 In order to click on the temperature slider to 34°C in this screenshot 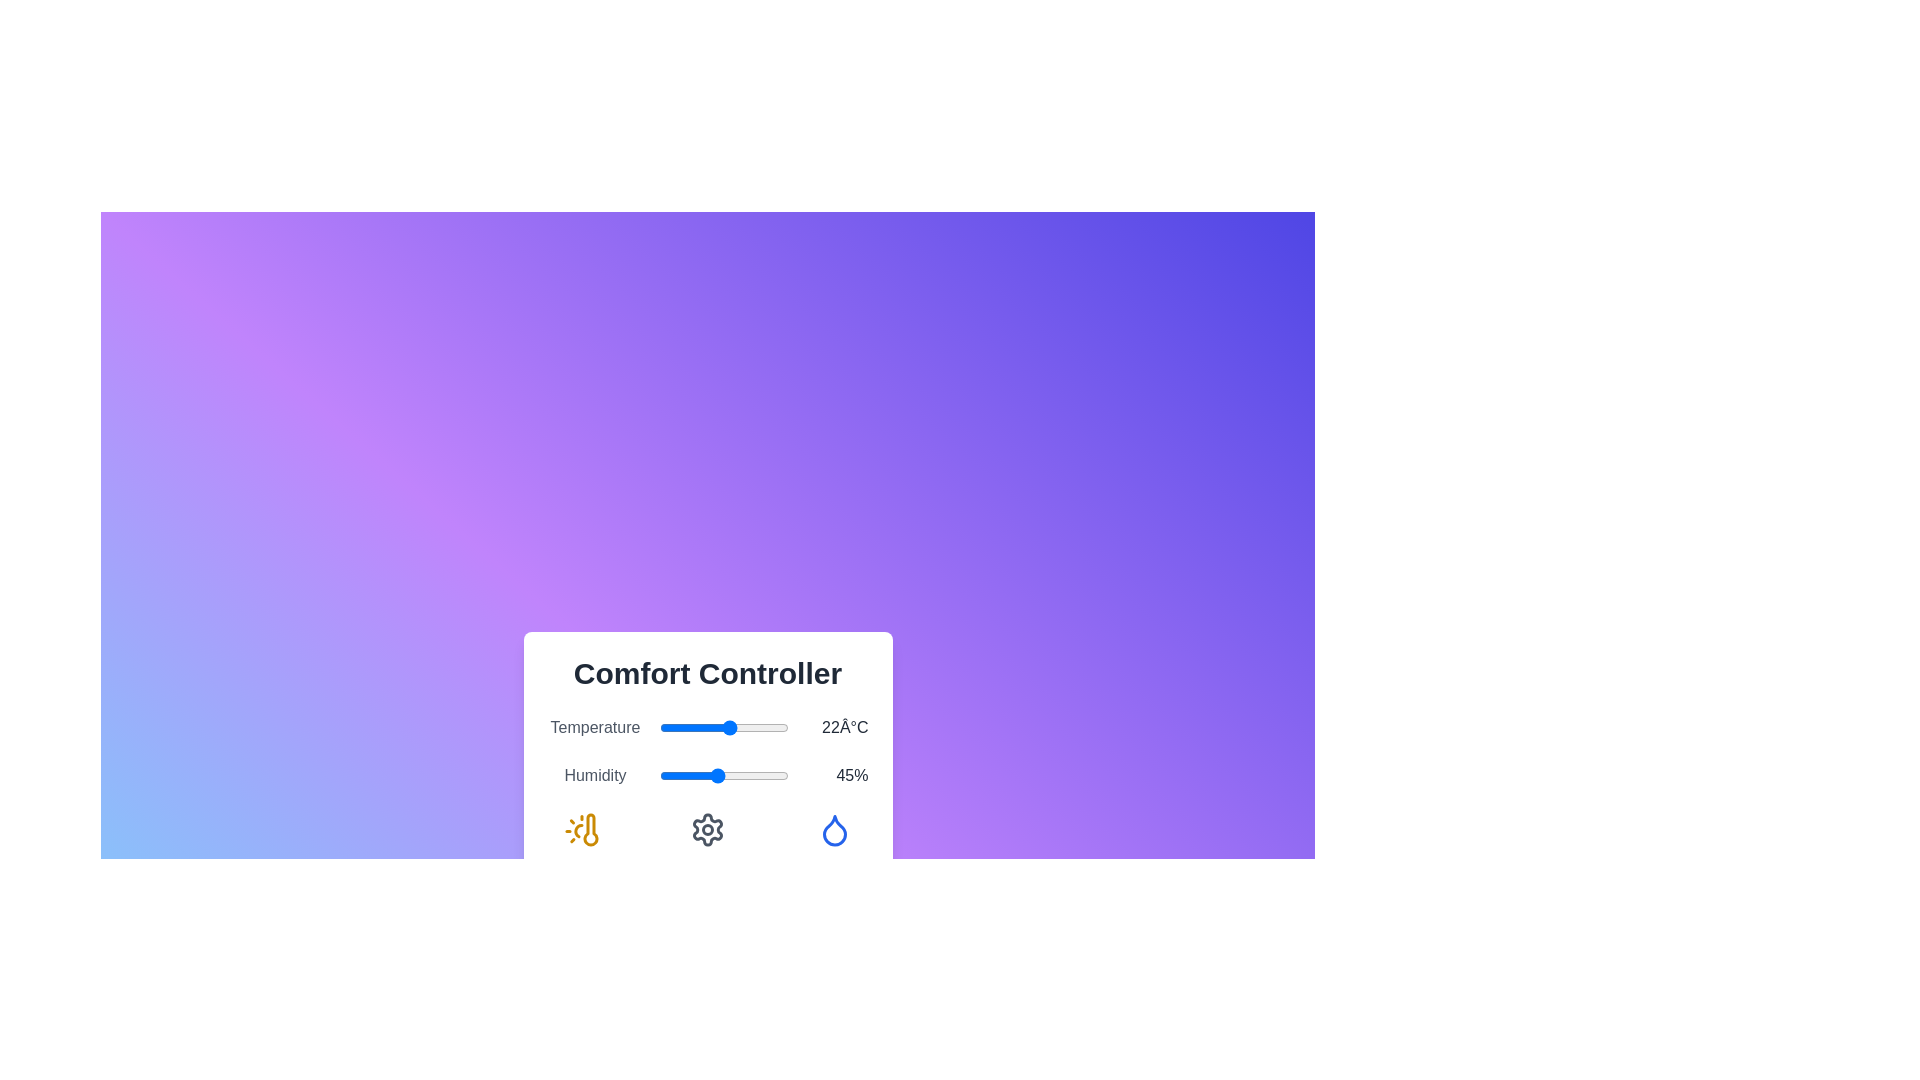, I will do `click(768, 728)`.